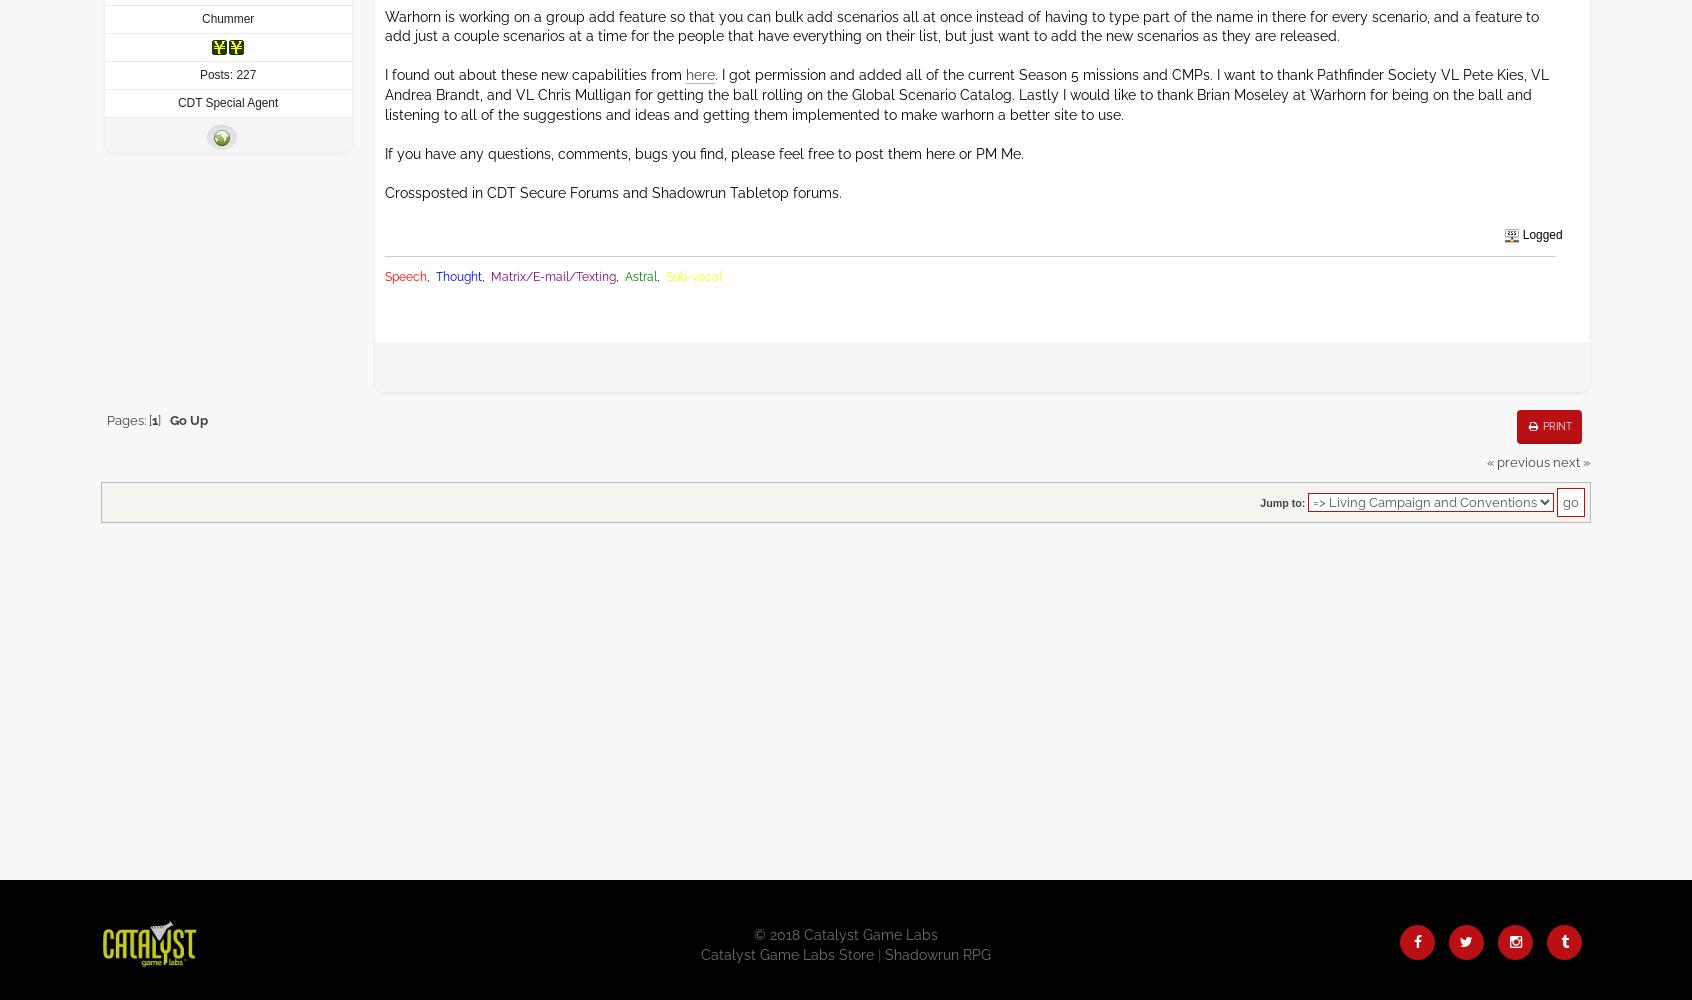 Image resolution: width=1692 pixels, height=1000 pixels. Describe the element at coordinates (153, 420) in the screenshot. I see `'1'` at that location.